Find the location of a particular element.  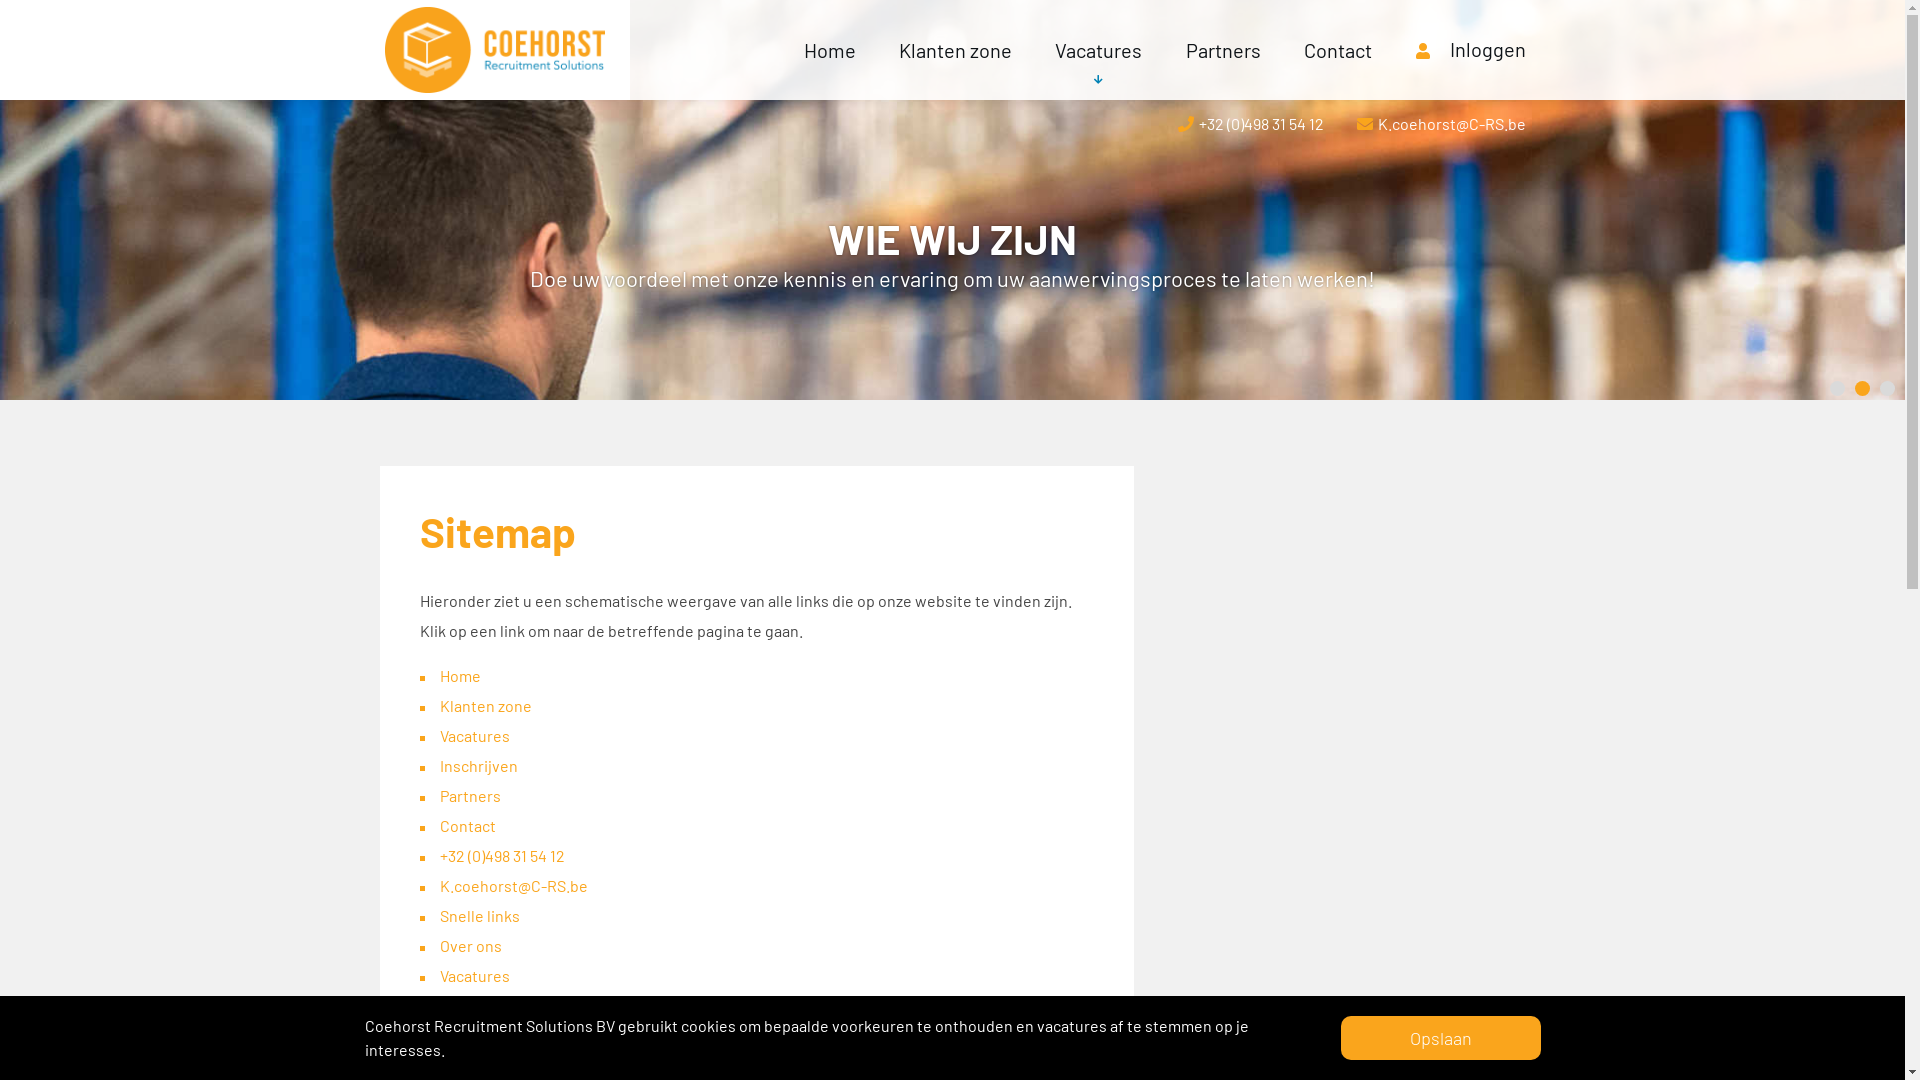

'Partners' is located at coordinates (1222, 49).